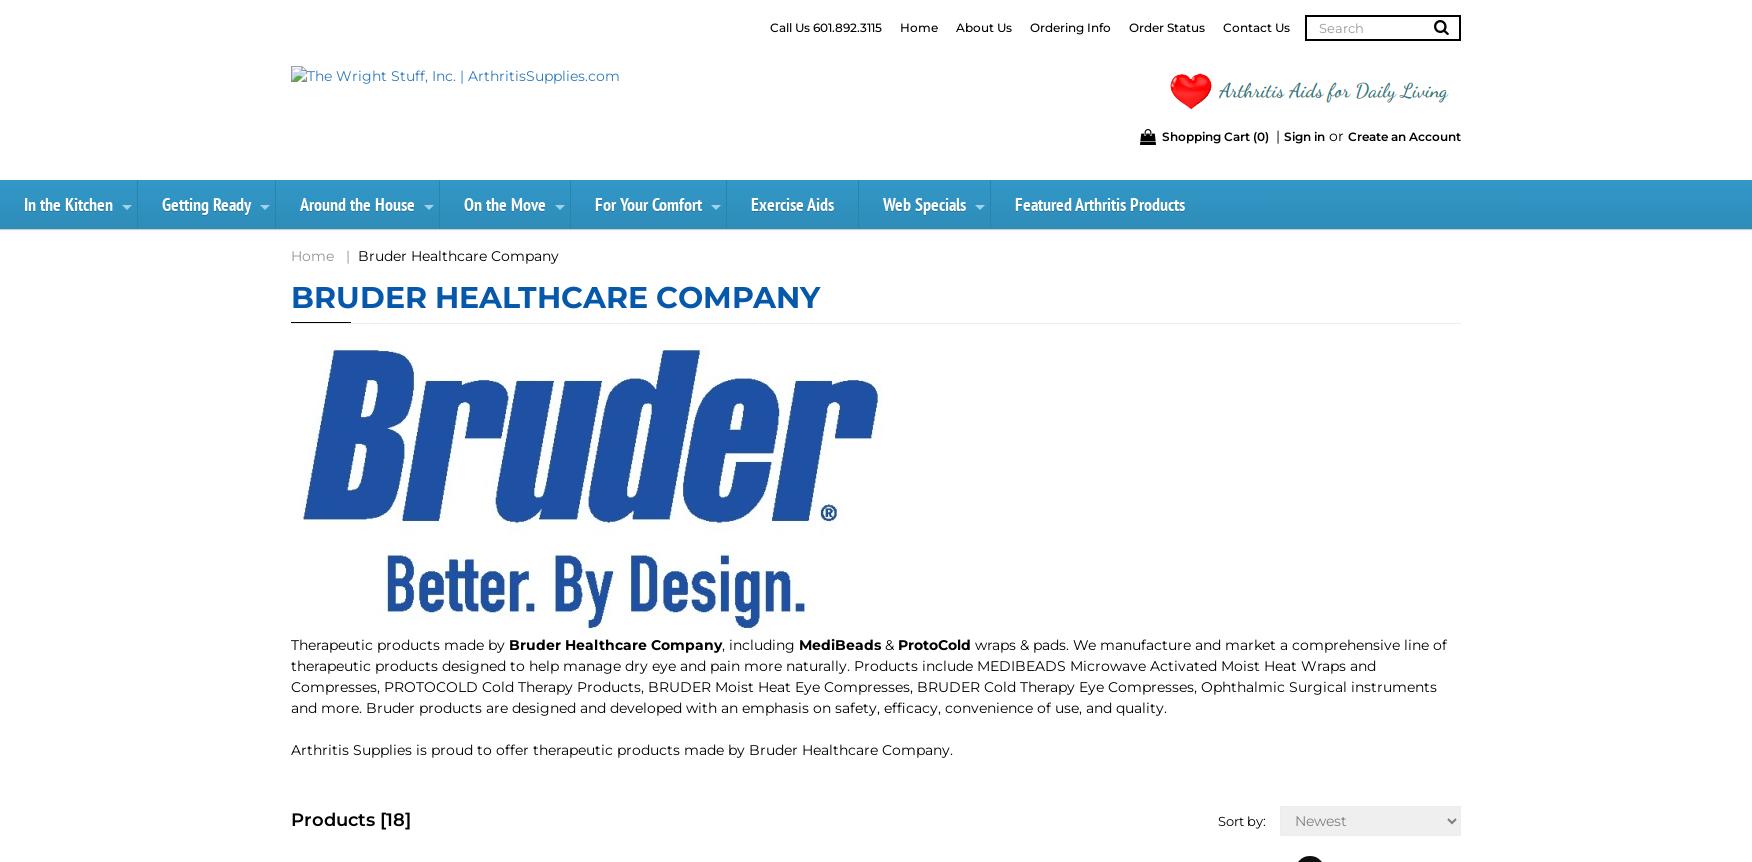 This screenshot has height=862, width=1752. I want to click on 'Create an Account', so click(1403, 135).